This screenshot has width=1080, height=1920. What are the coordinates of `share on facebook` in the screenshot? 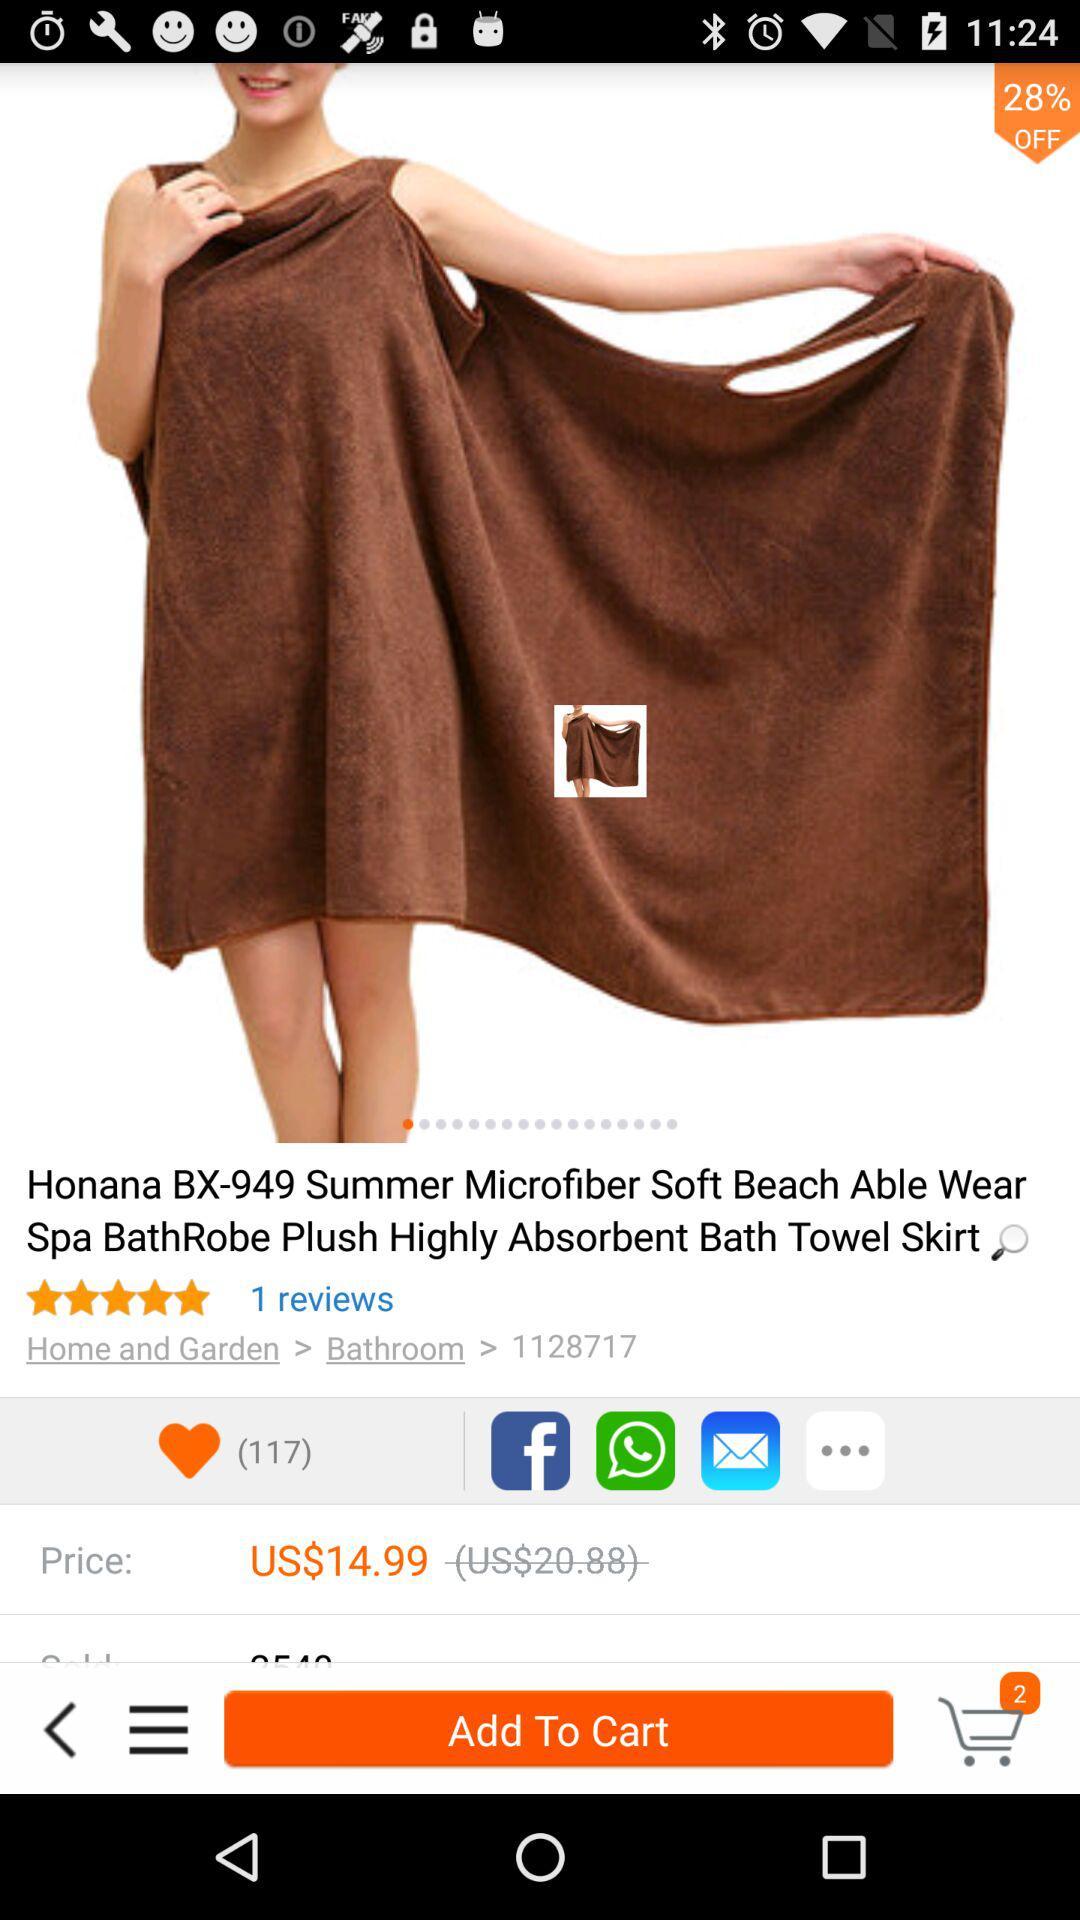 It's located at (529, 1450).